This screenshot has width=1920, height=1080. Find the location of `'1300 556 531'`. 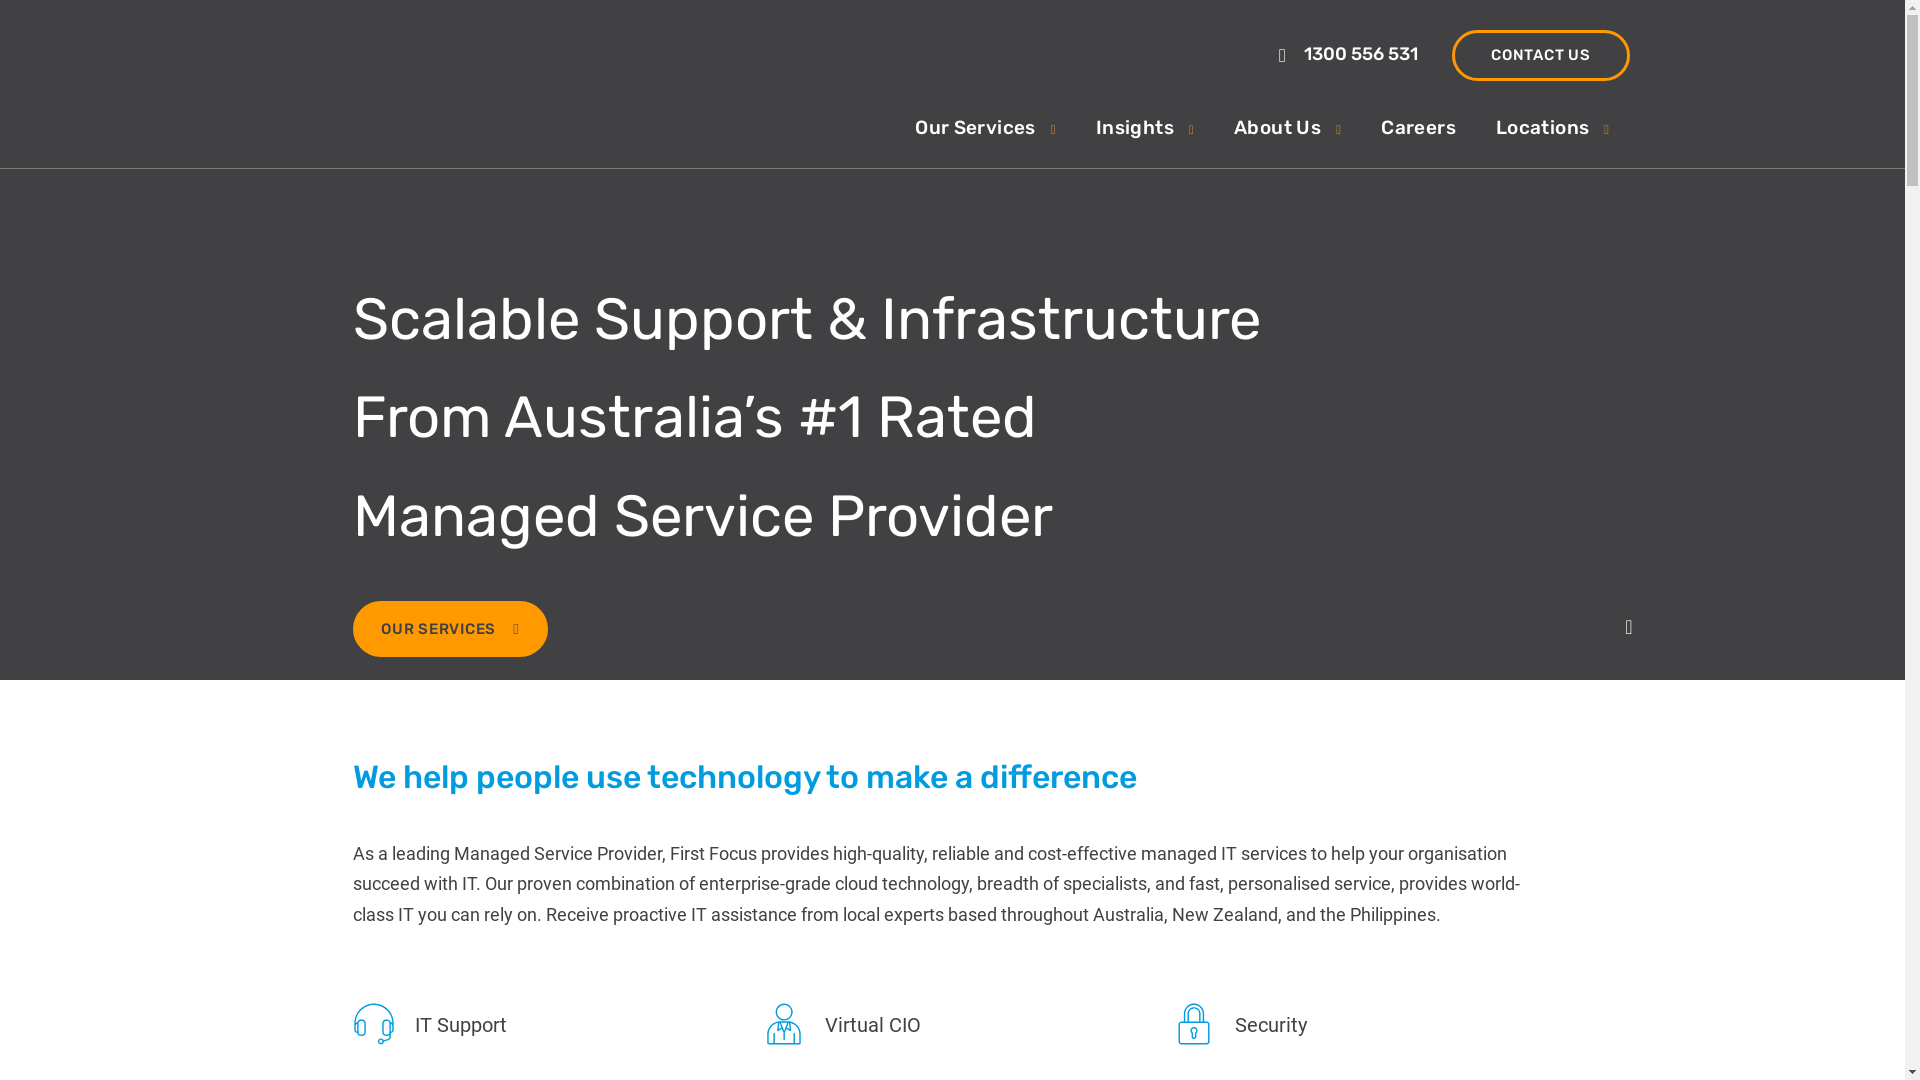

'1300 556 531' is located at coordinates (1350, 53).